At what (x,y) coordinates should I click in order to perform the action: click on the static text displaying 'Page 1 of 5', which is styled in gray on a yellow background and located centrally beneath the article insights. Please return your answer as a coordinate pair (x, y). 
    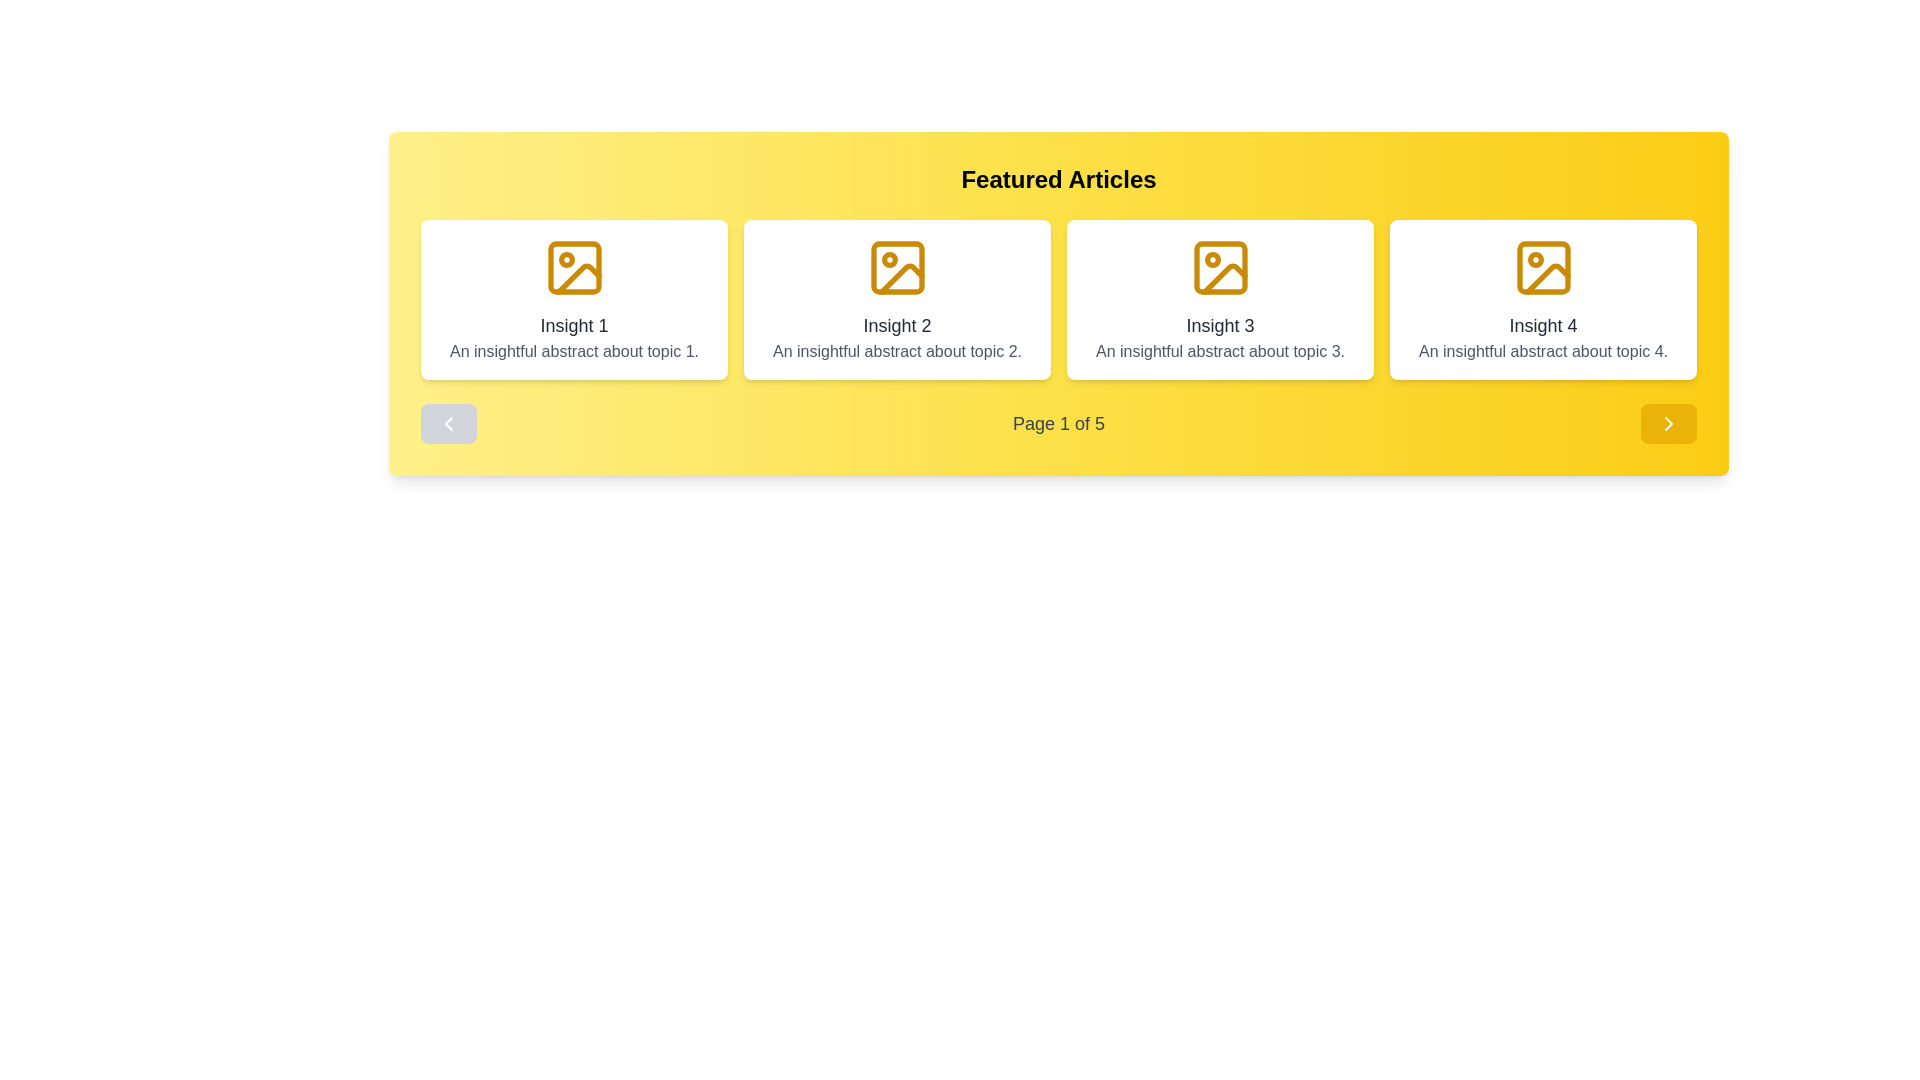
    Looking at the image, I should click on (1058, 423).